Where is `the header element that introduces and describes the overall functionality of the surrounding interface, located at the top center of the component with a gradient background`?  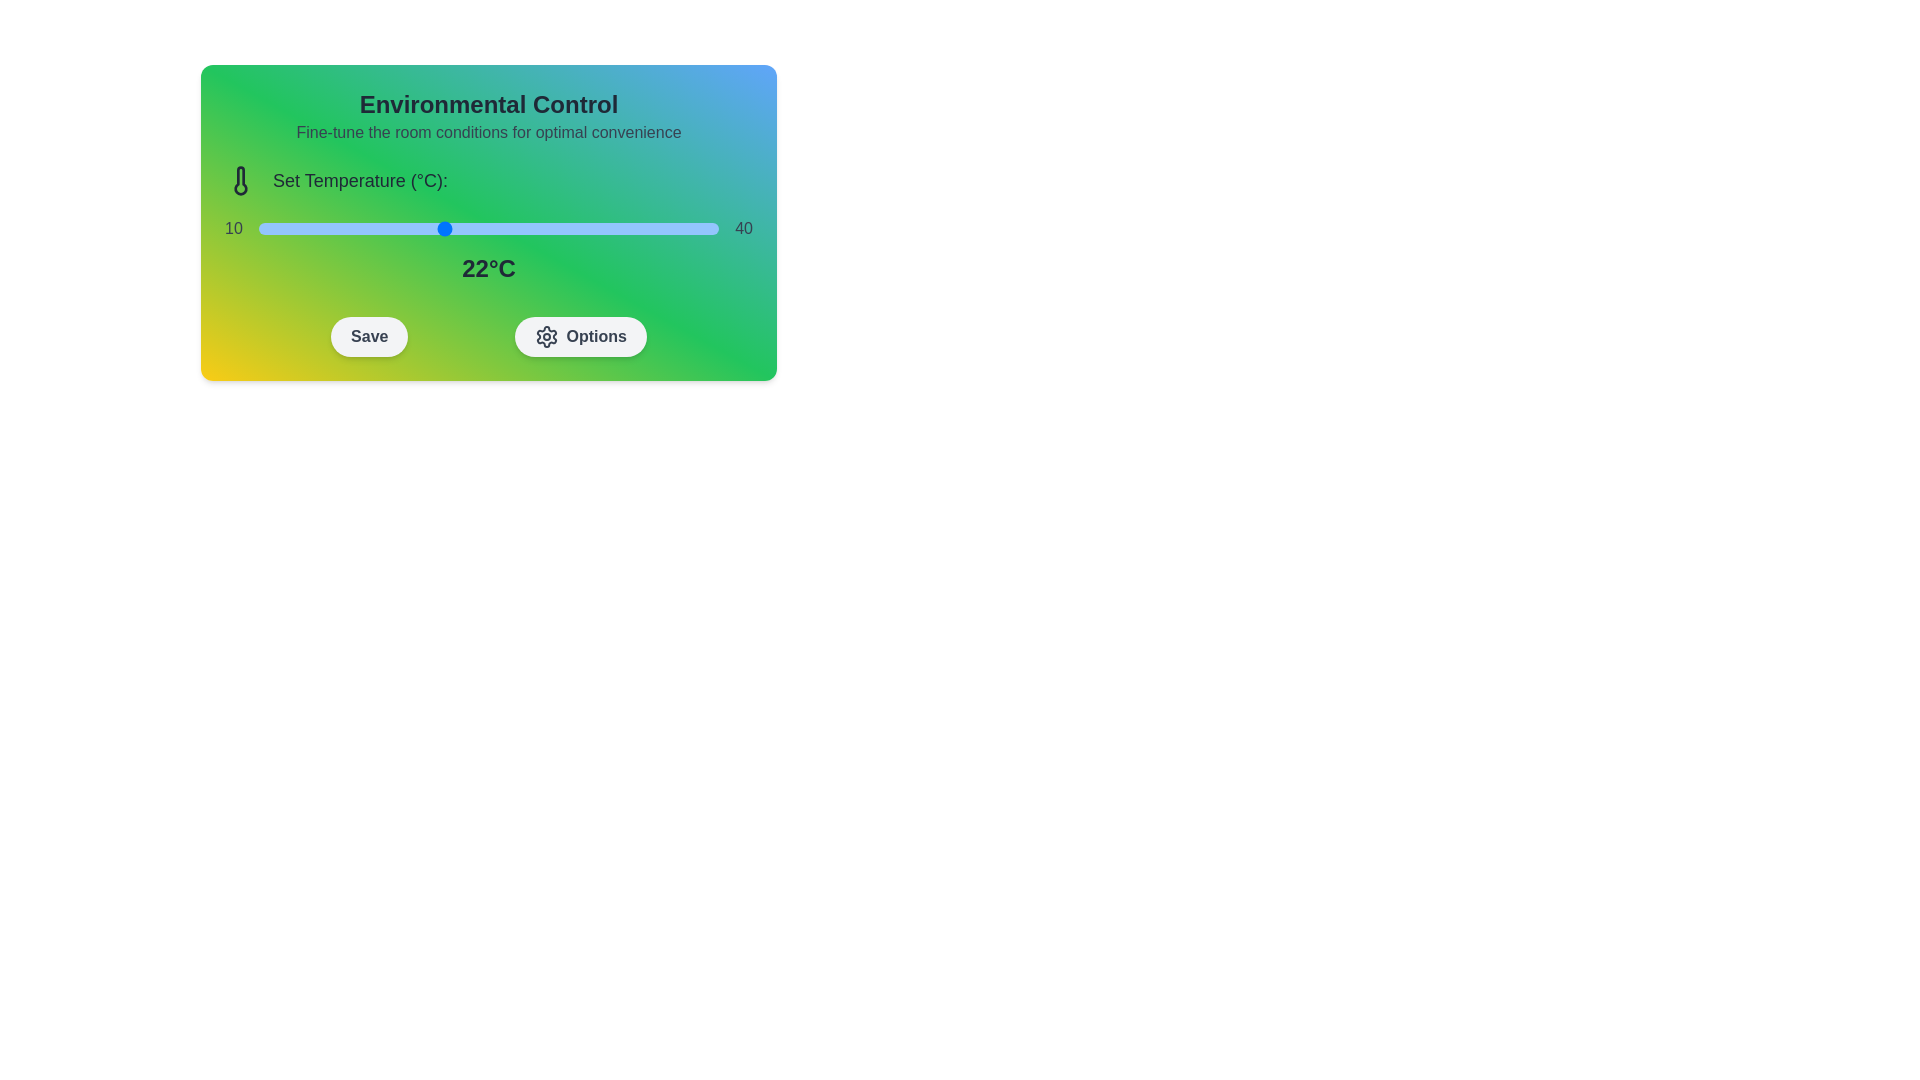
the header element that introduces and describes the overall functionality of the surrounding interface, located at the top center of the component with a gradient background is located at coordinates (489, 116).